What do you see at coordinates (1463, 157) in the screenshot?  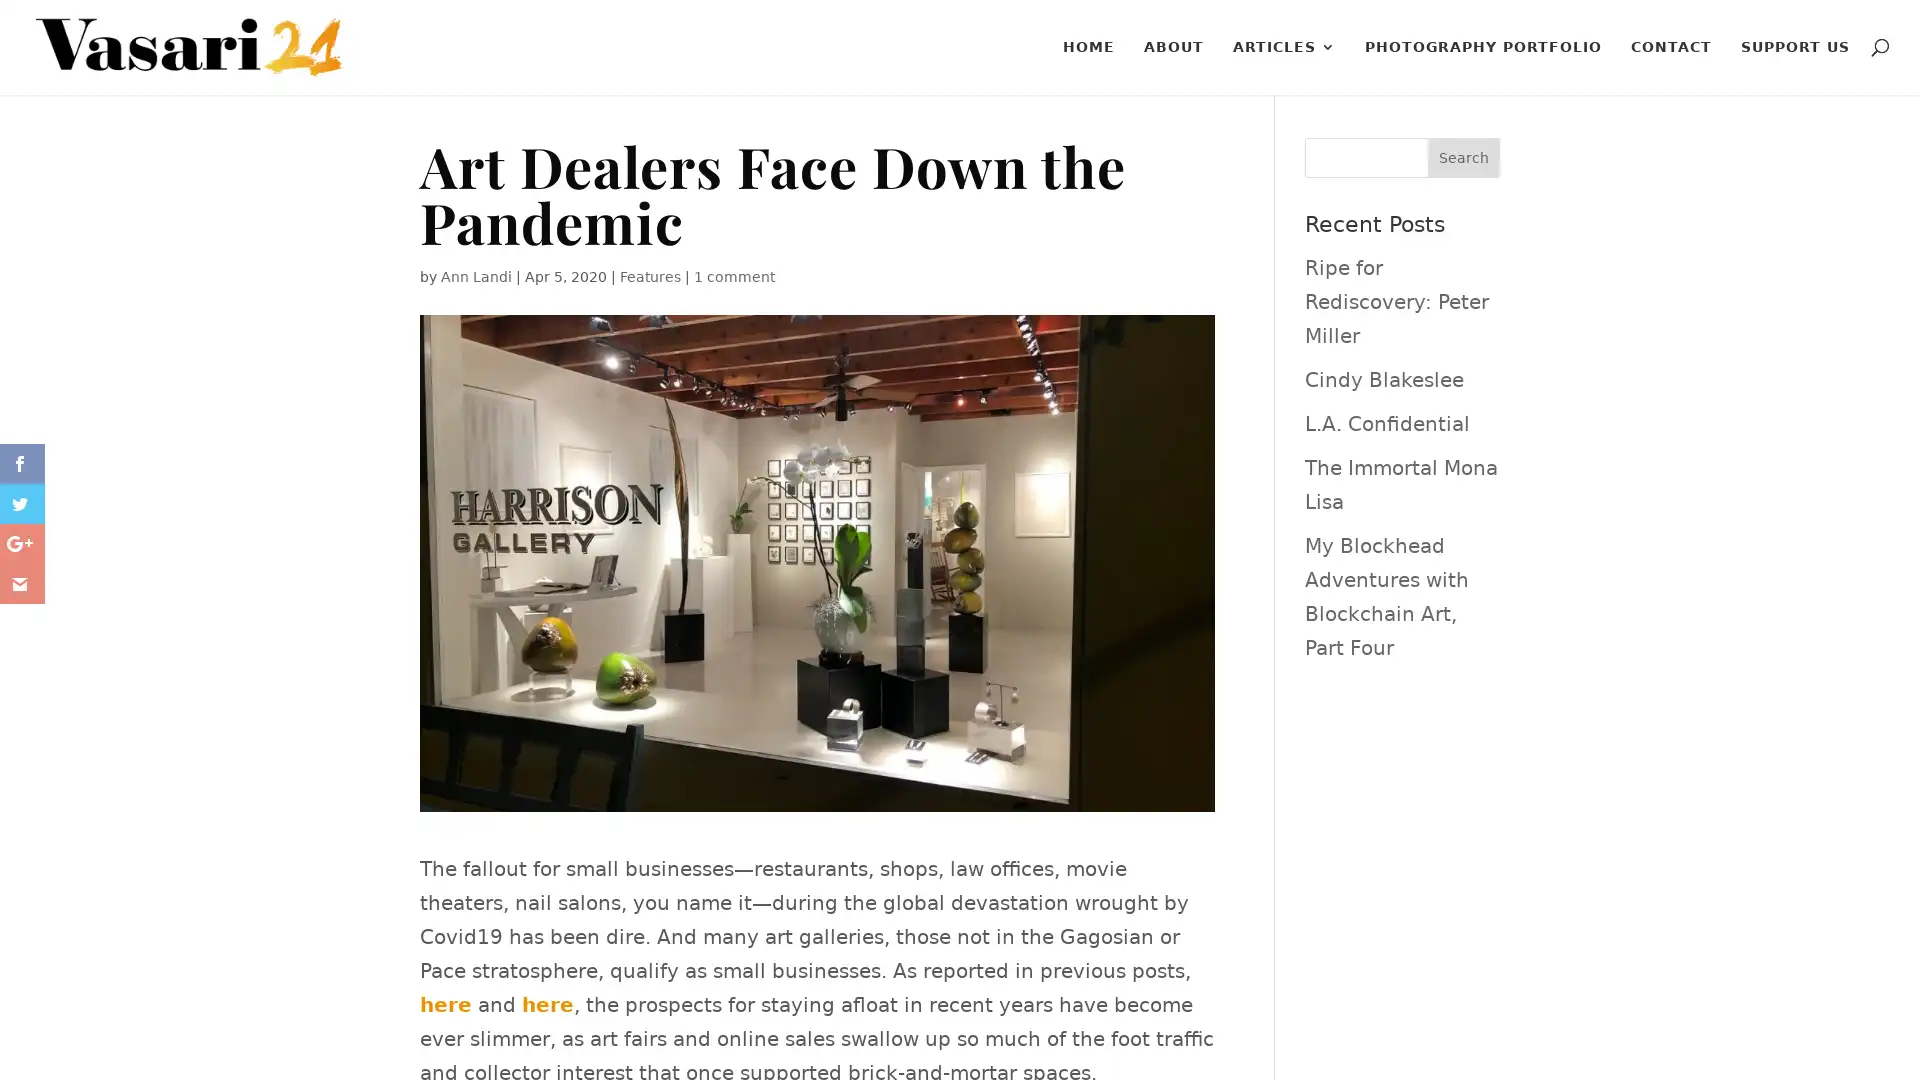 I see `Search` at bounding box center [1463, 157].